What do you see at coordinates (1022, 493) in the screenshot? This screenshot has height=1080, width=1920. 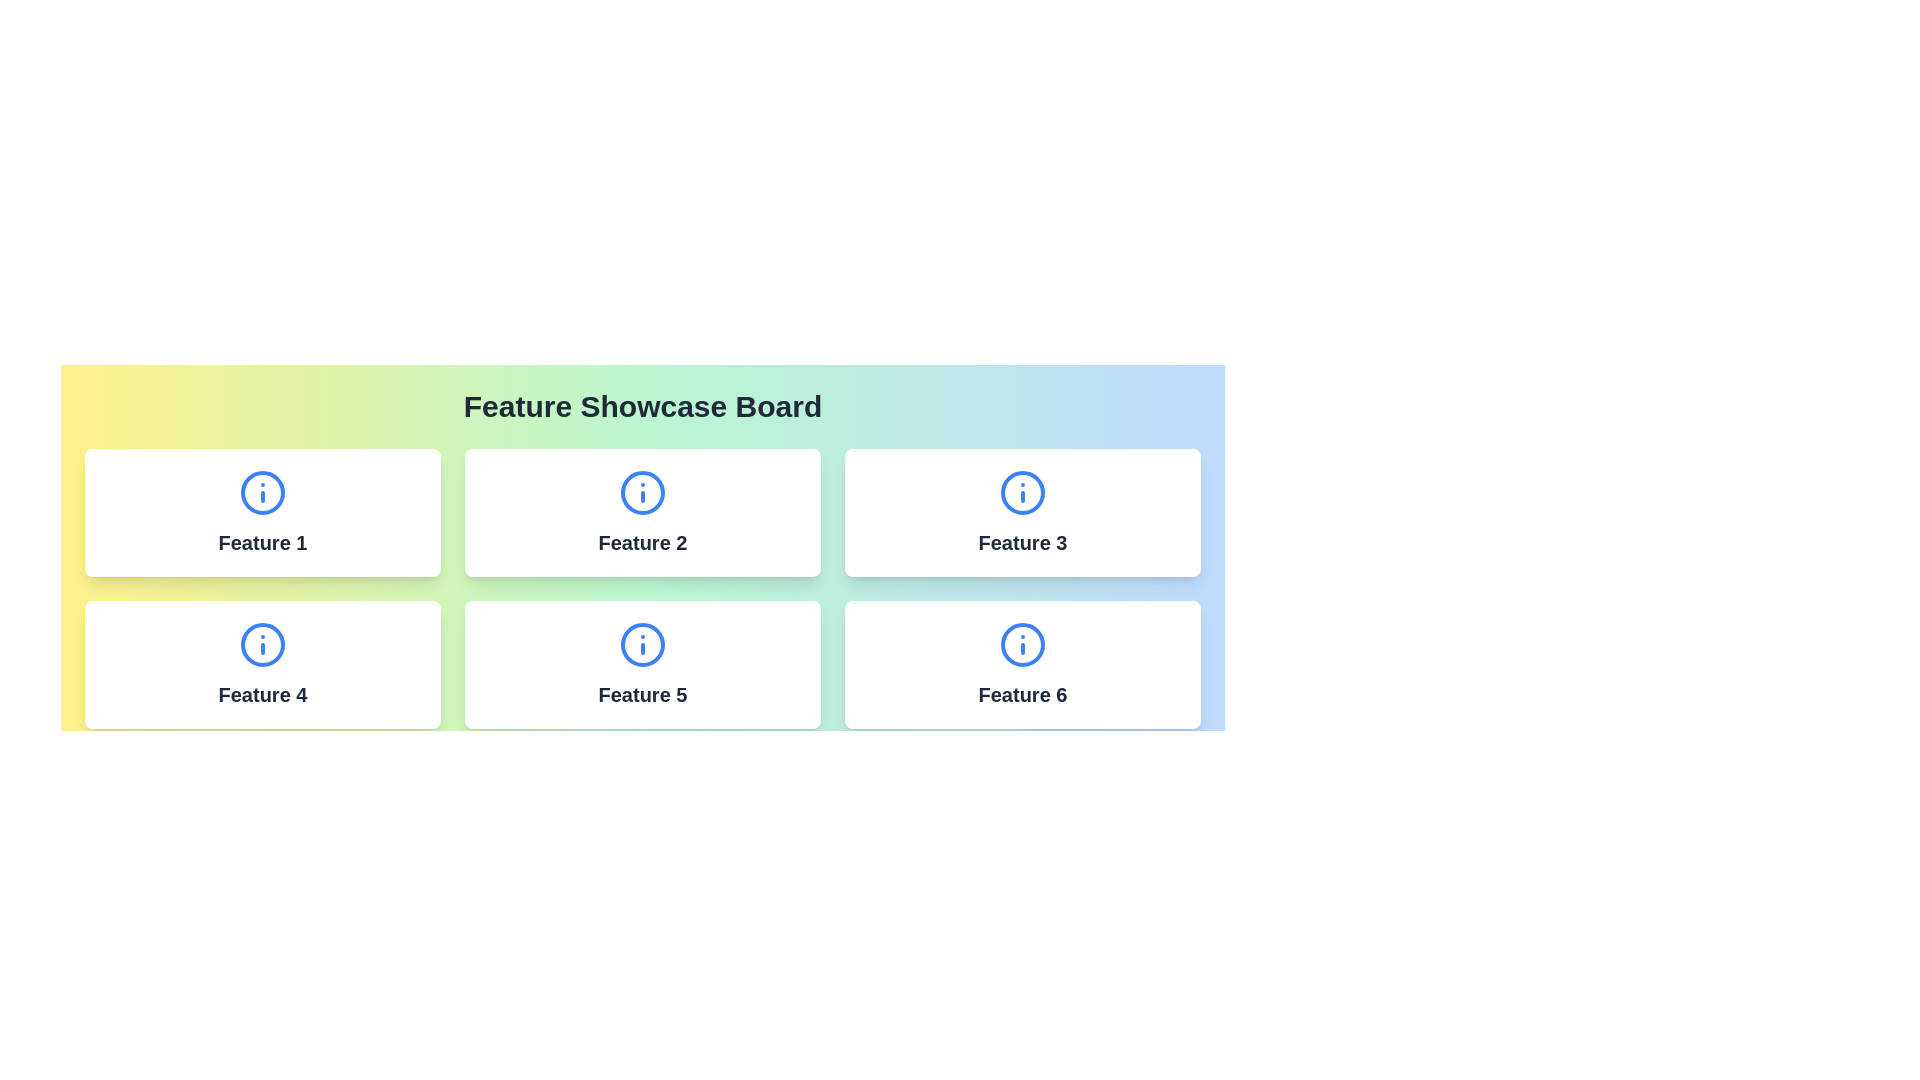 I see `the circular blue icon with an information symbol located at the top-center of the card titled 'Feature 3'` at bounding box center [1022, 493].